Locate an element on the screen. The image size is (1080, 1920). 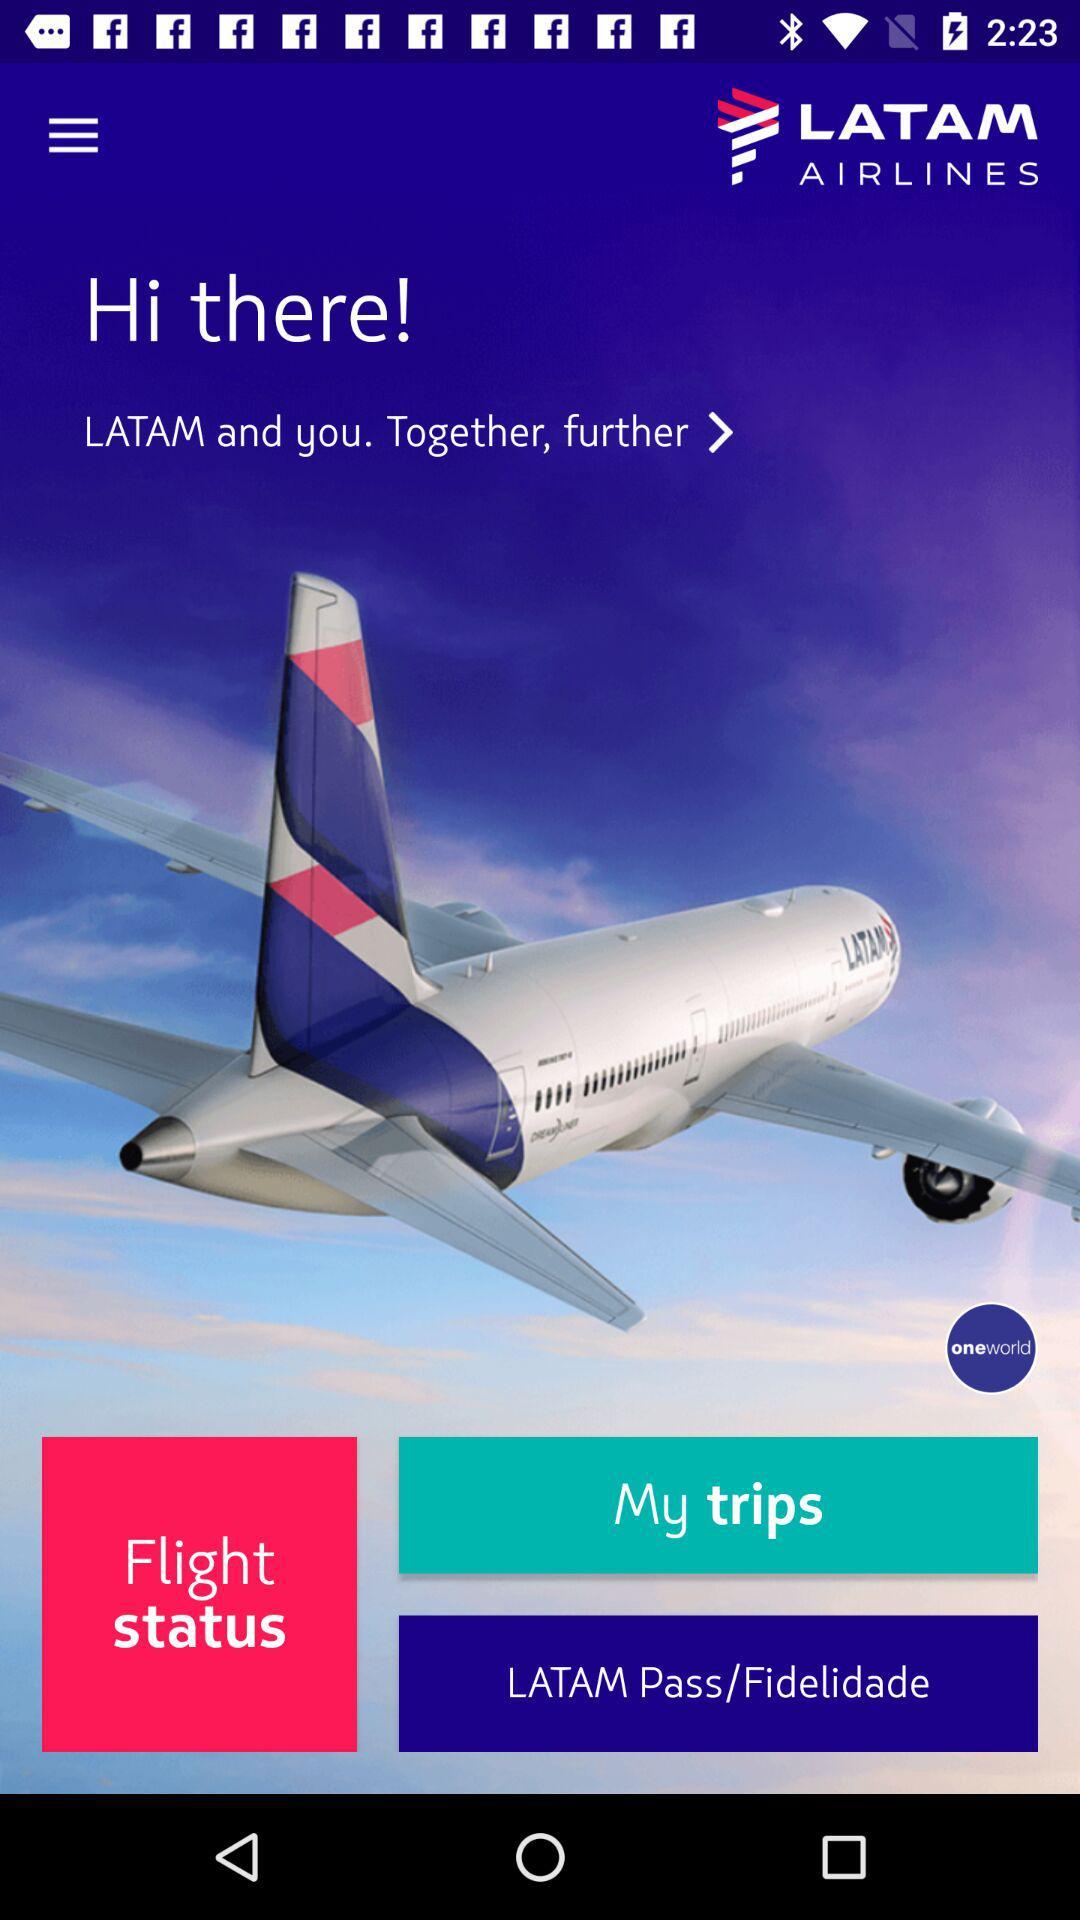
item above hi there! icon is located at coordinates (72, 135).